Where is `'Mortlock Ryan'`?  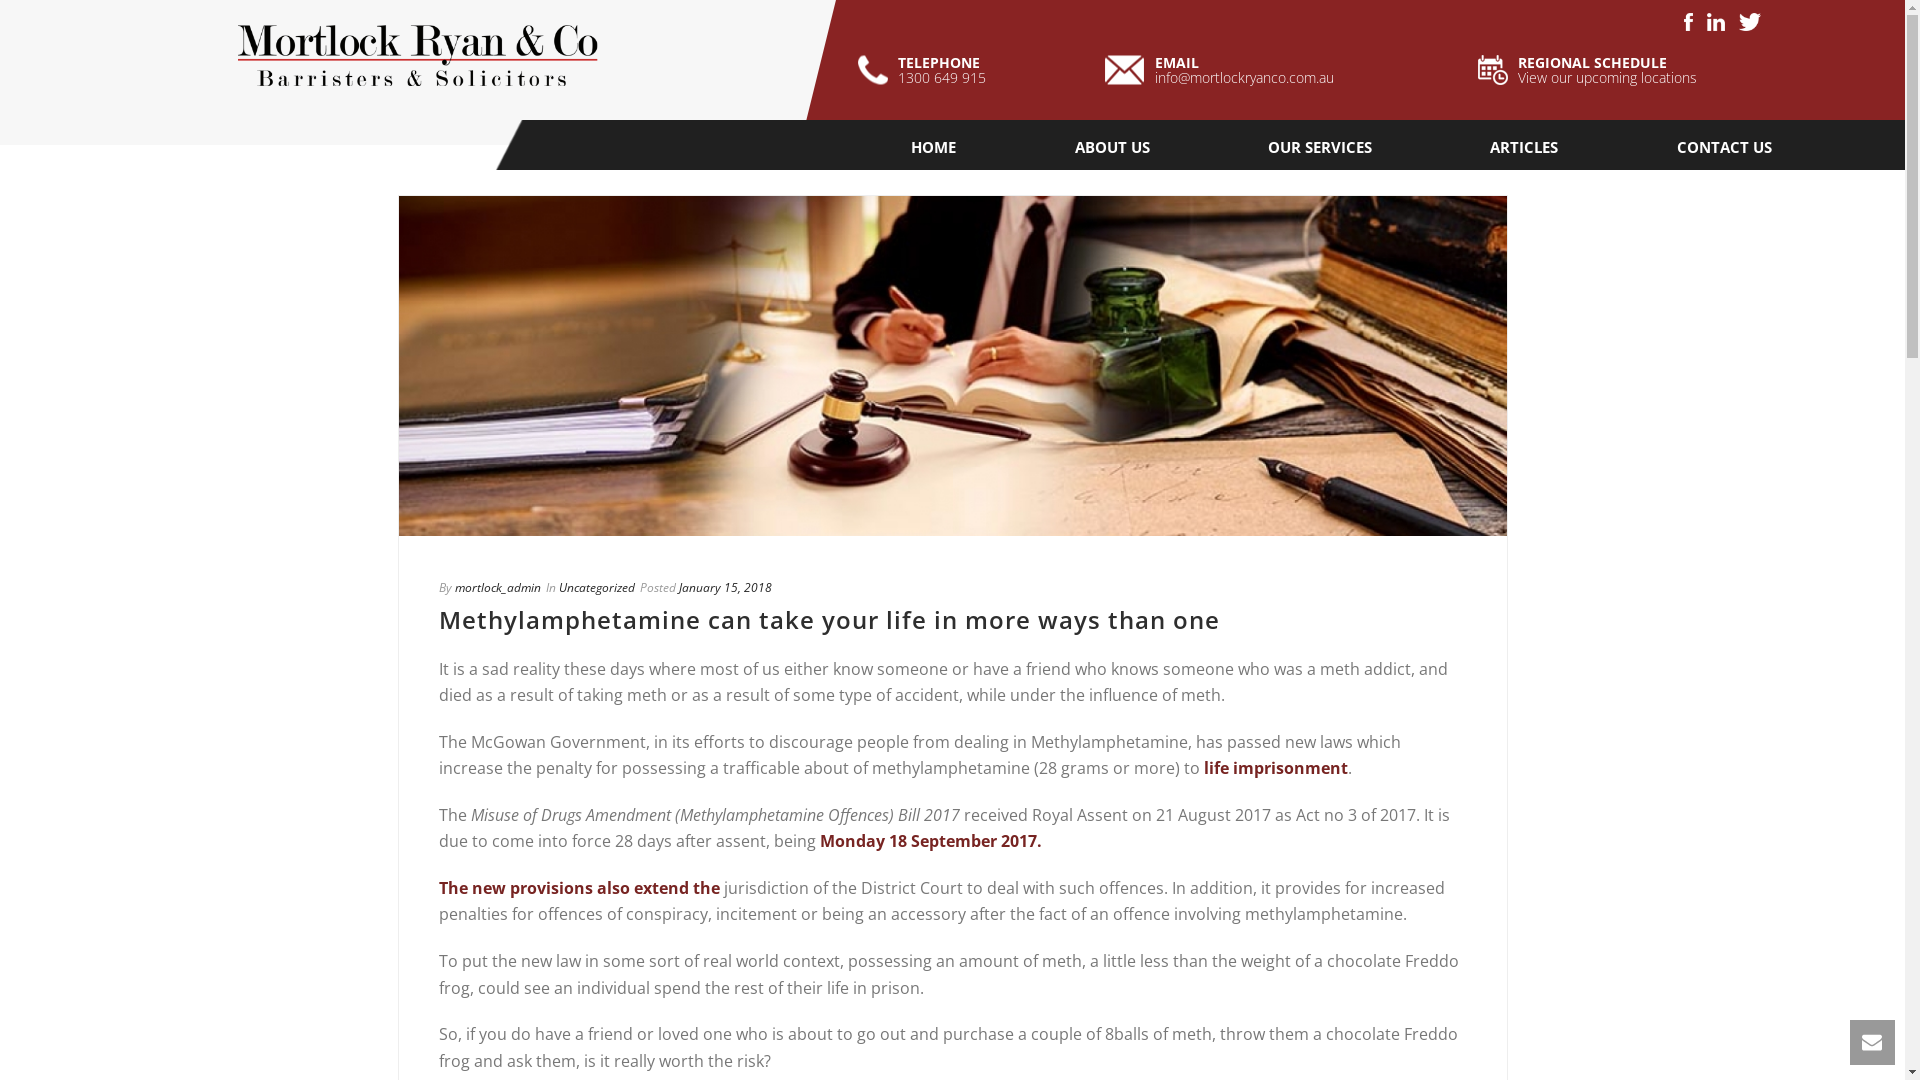 'Mortlock Ryan' is located at coordinates (416, 59).